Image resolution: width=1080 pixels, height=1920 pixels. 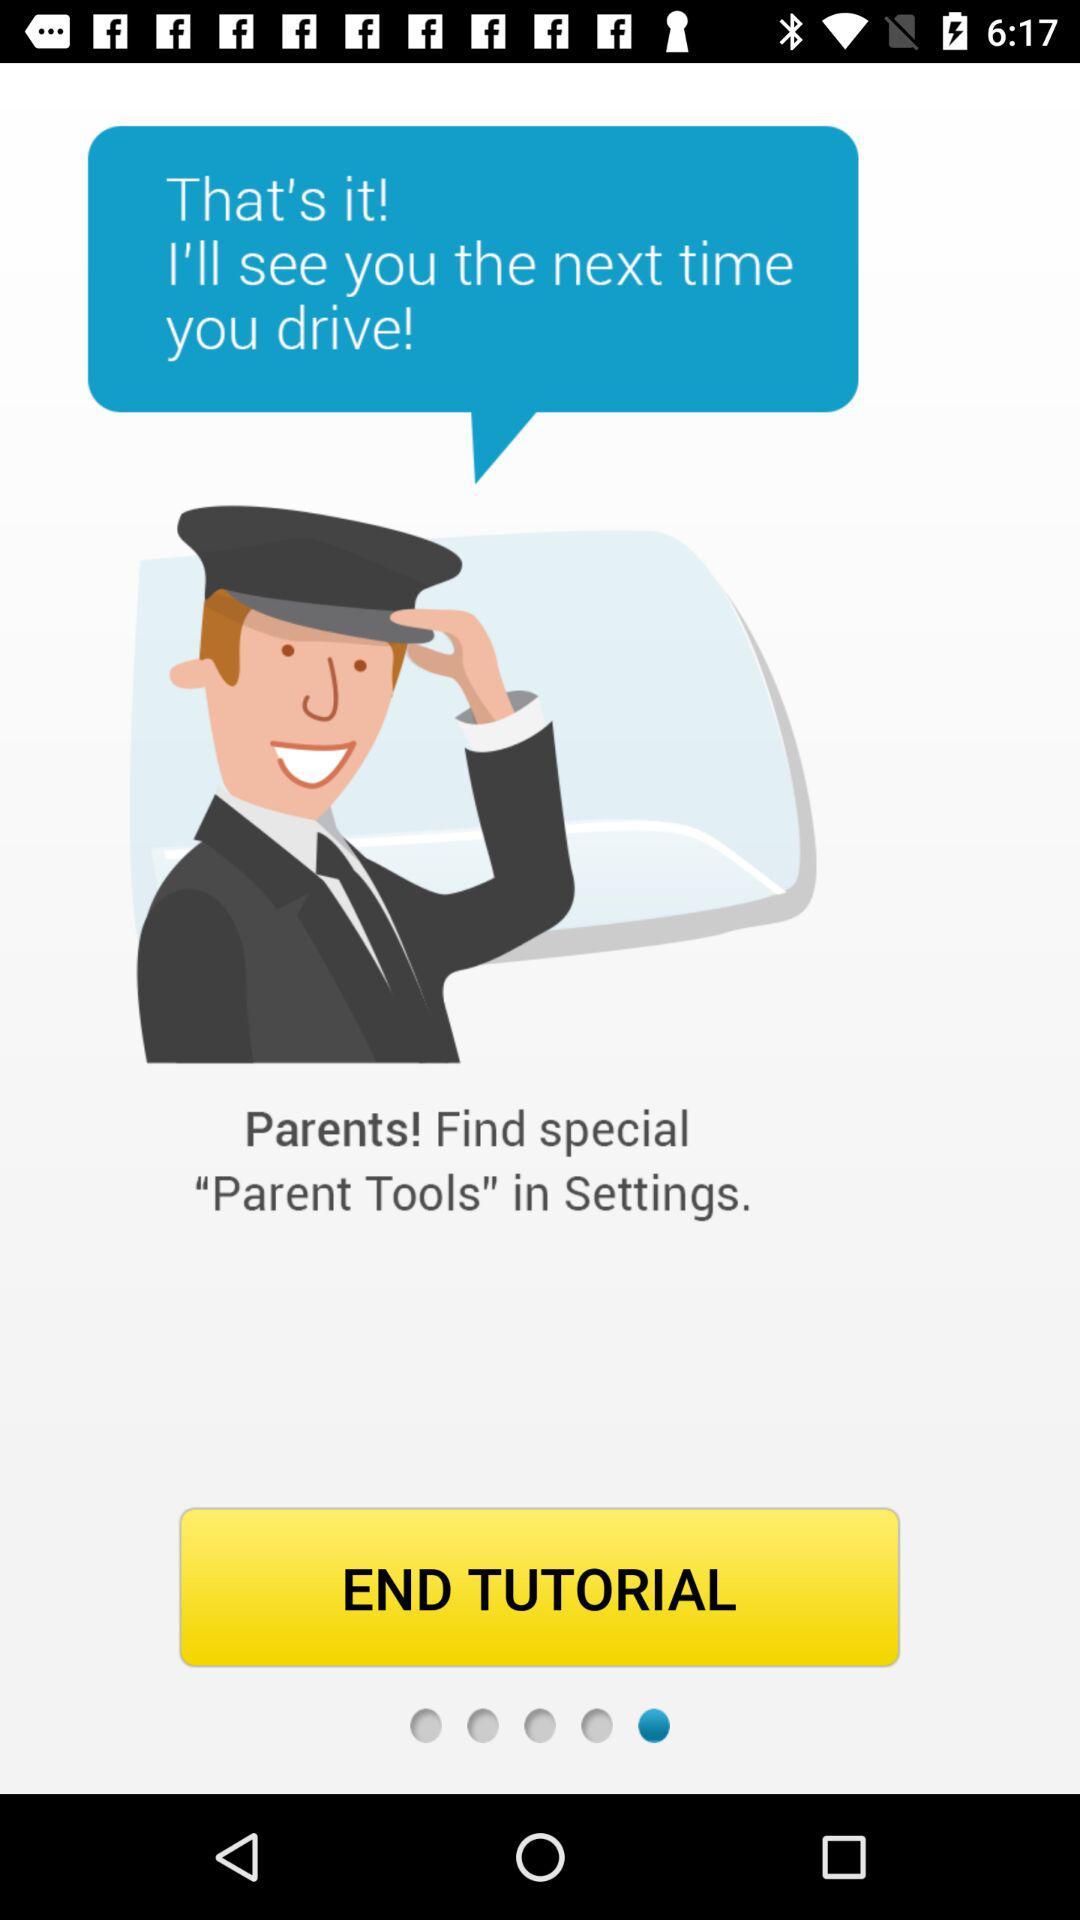 I want to click on goes back two options, so click(x=540, y=1724).